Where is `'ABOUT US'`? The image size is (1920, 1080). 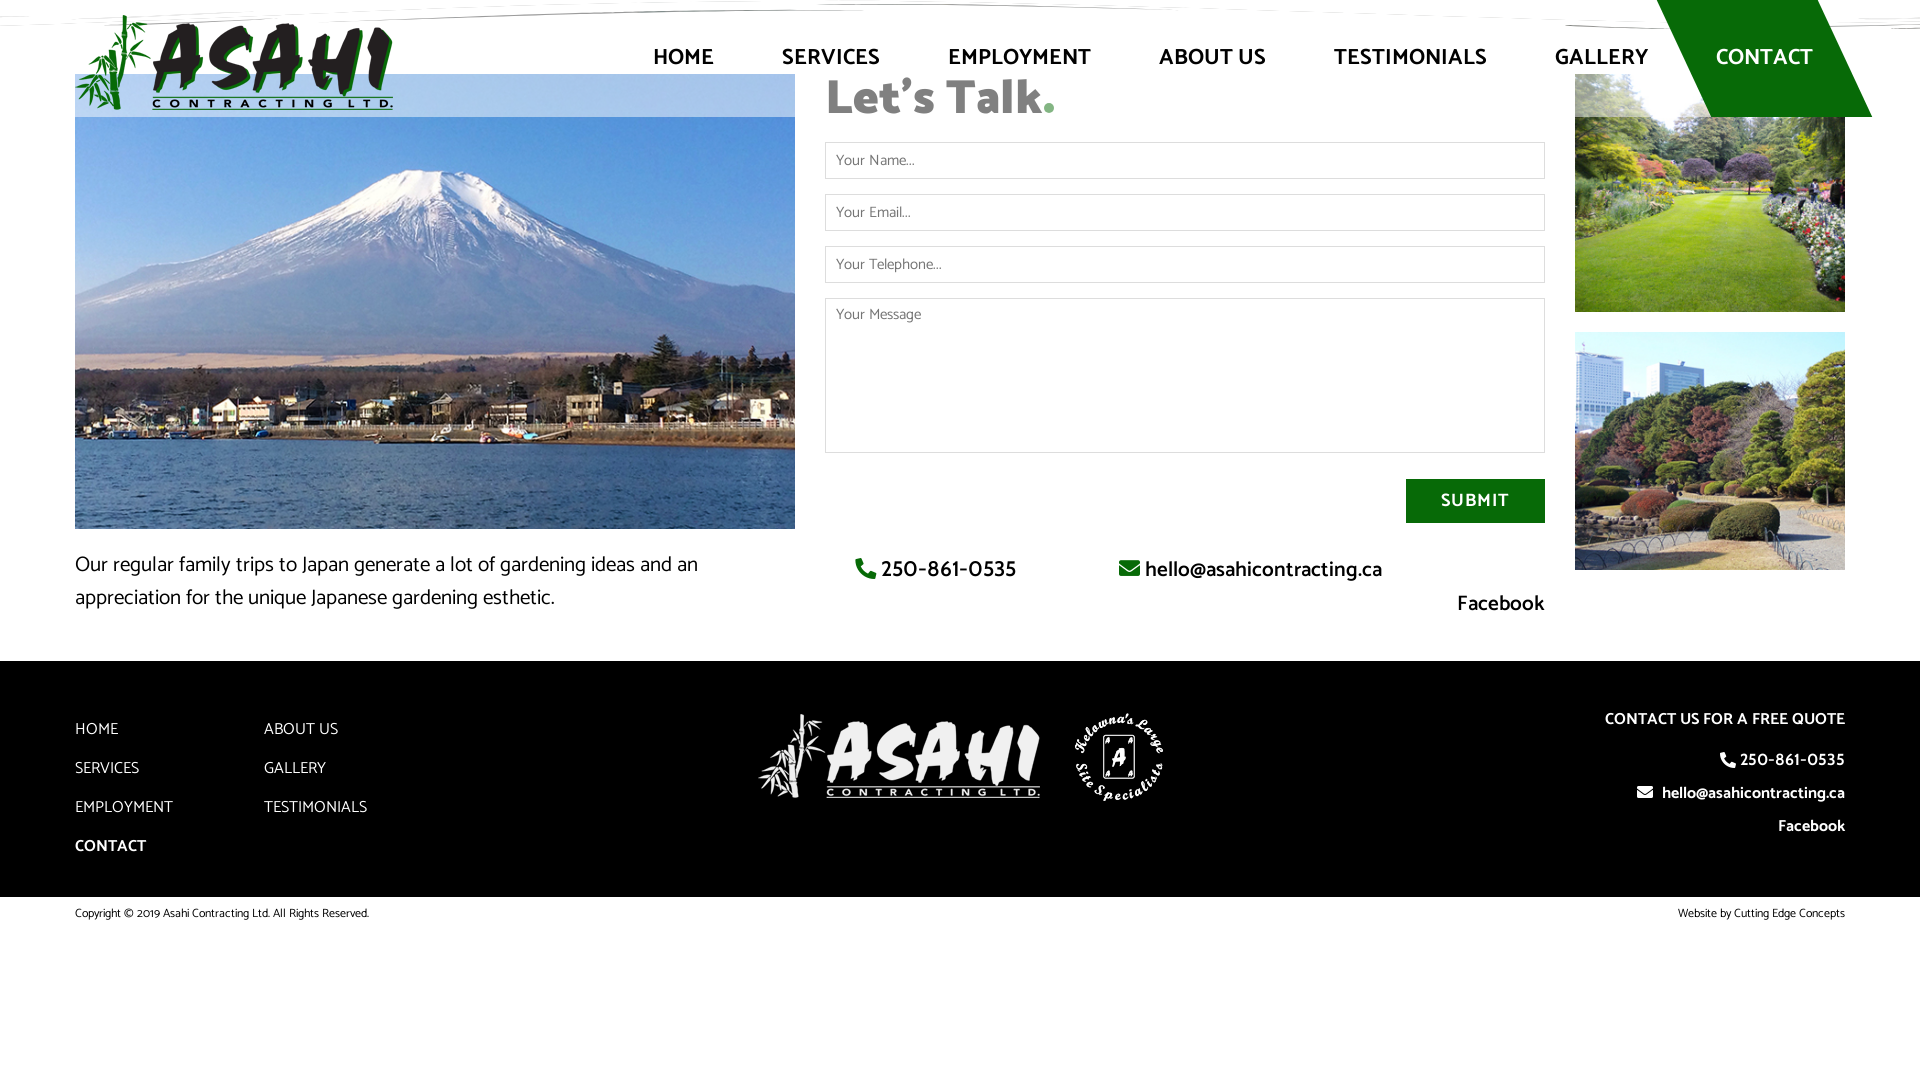
'ABOUT US' is located at coordinates (300, 729).